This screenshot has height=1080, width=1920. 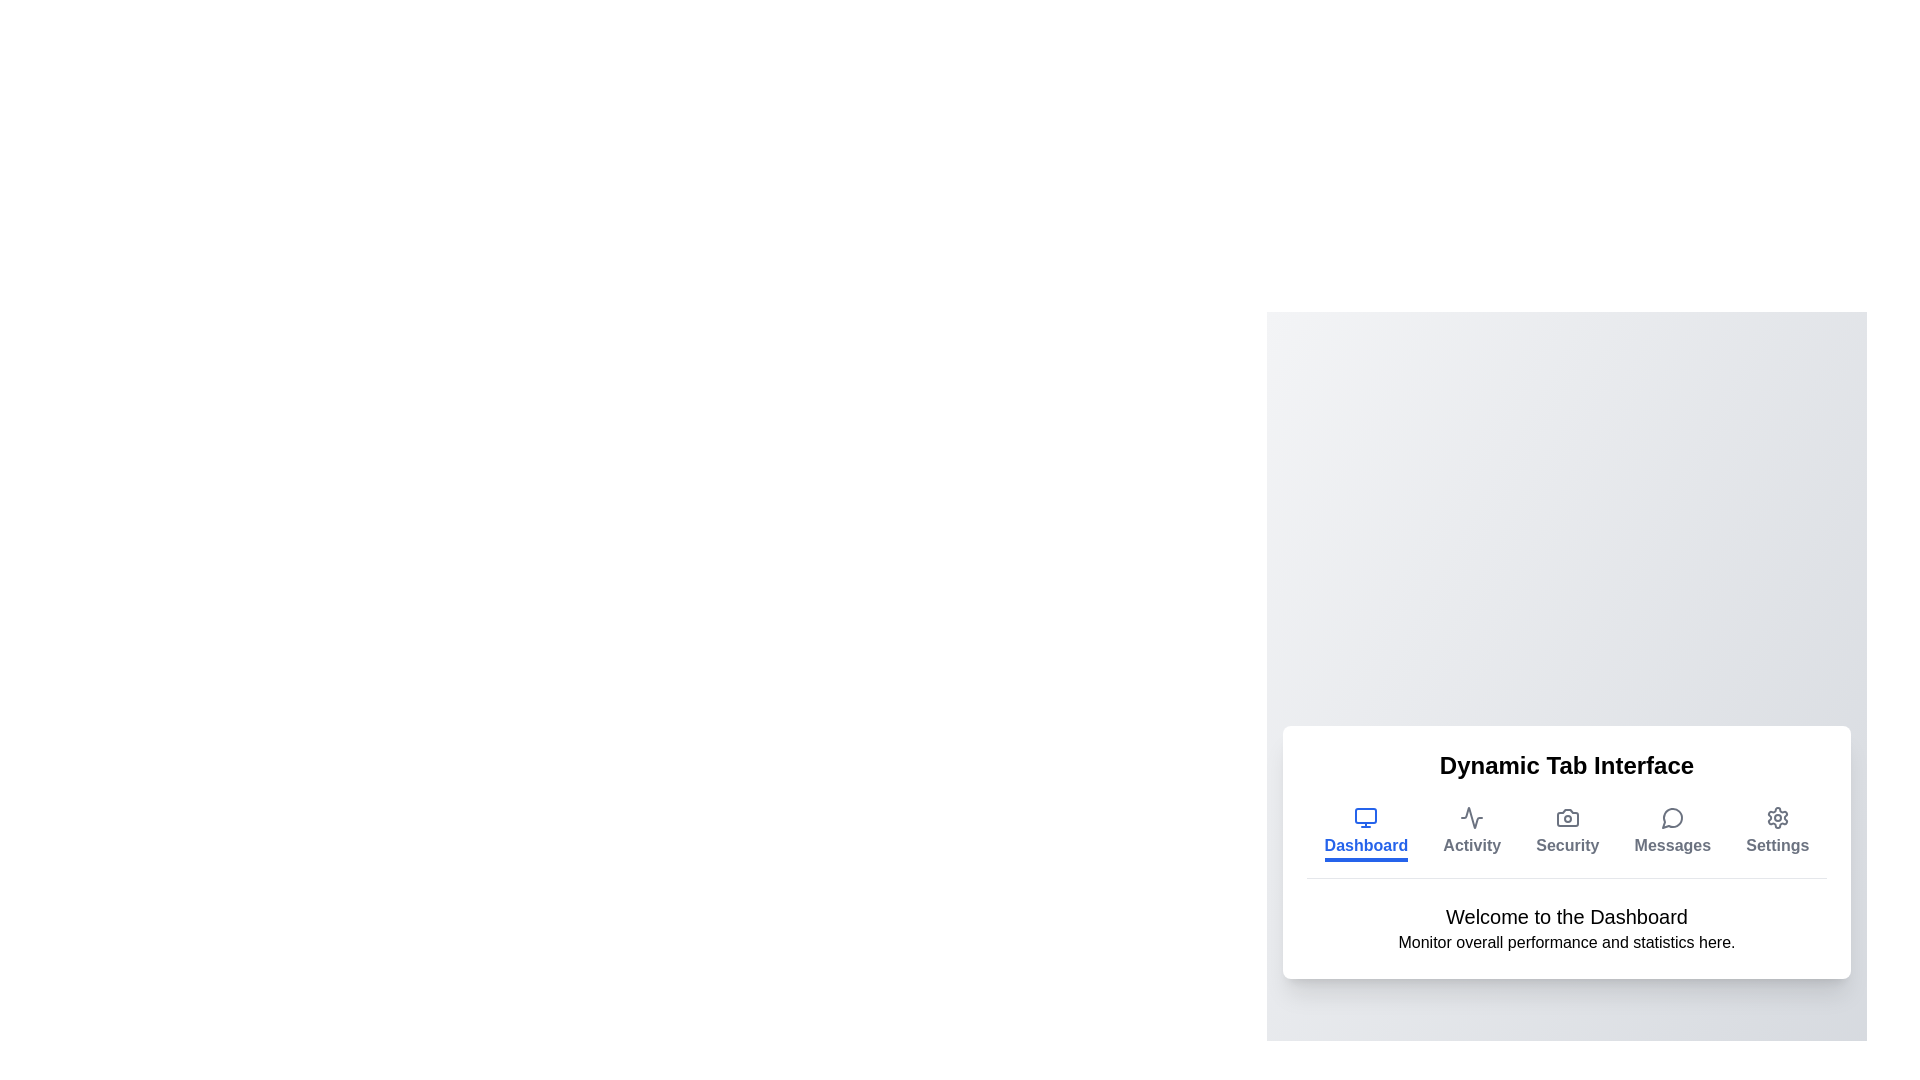 I want to click on the second icon in the navigation interface, which is a stylized wave-like design located between the 'Dashboard' and 'Security' tabs, so click(x=1472, y=817).